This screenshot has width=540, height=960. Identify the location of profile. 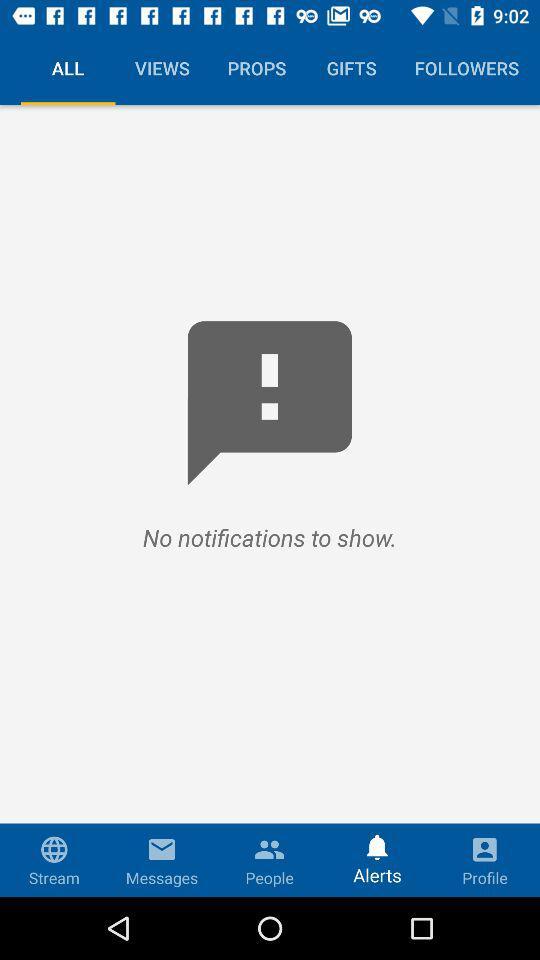
(483, 859).